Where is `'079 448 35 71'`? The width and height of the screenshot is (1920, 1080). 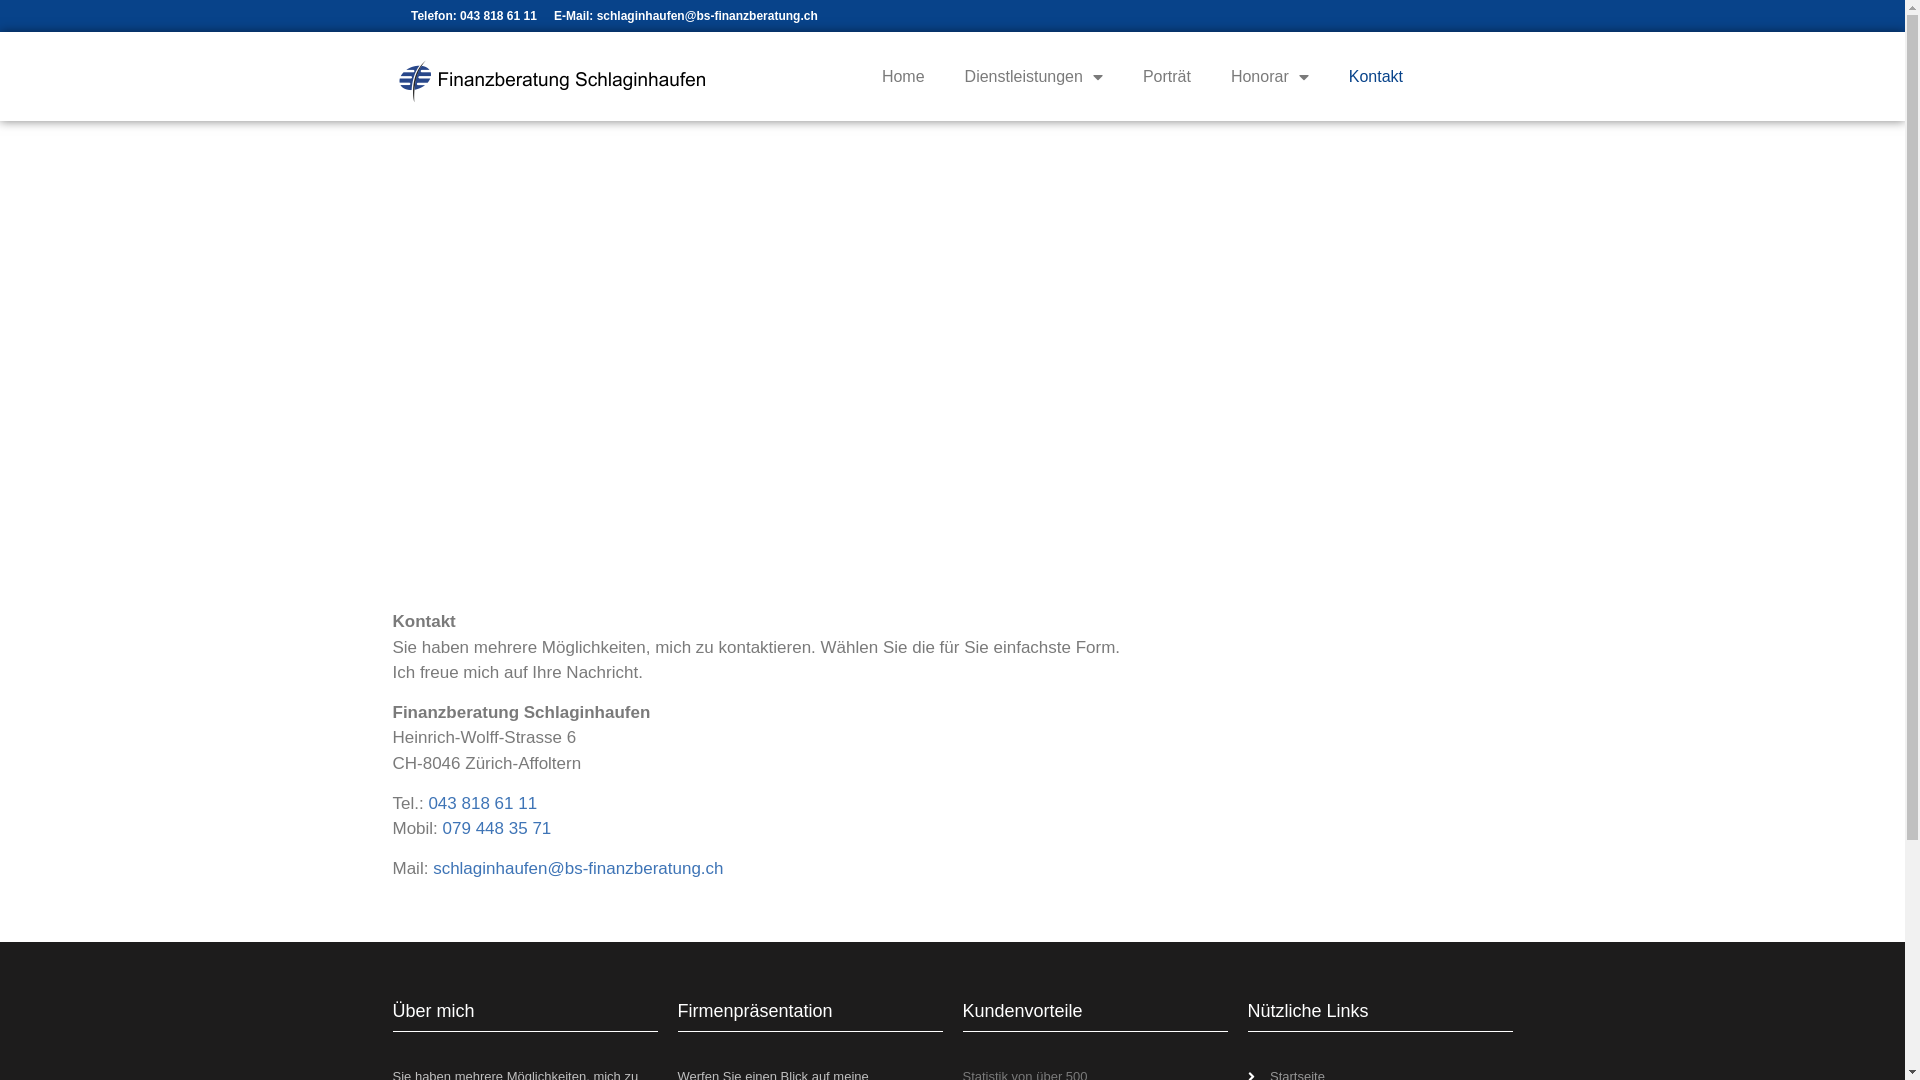
'079 448 35 71' is located at coordinates (497, 828).